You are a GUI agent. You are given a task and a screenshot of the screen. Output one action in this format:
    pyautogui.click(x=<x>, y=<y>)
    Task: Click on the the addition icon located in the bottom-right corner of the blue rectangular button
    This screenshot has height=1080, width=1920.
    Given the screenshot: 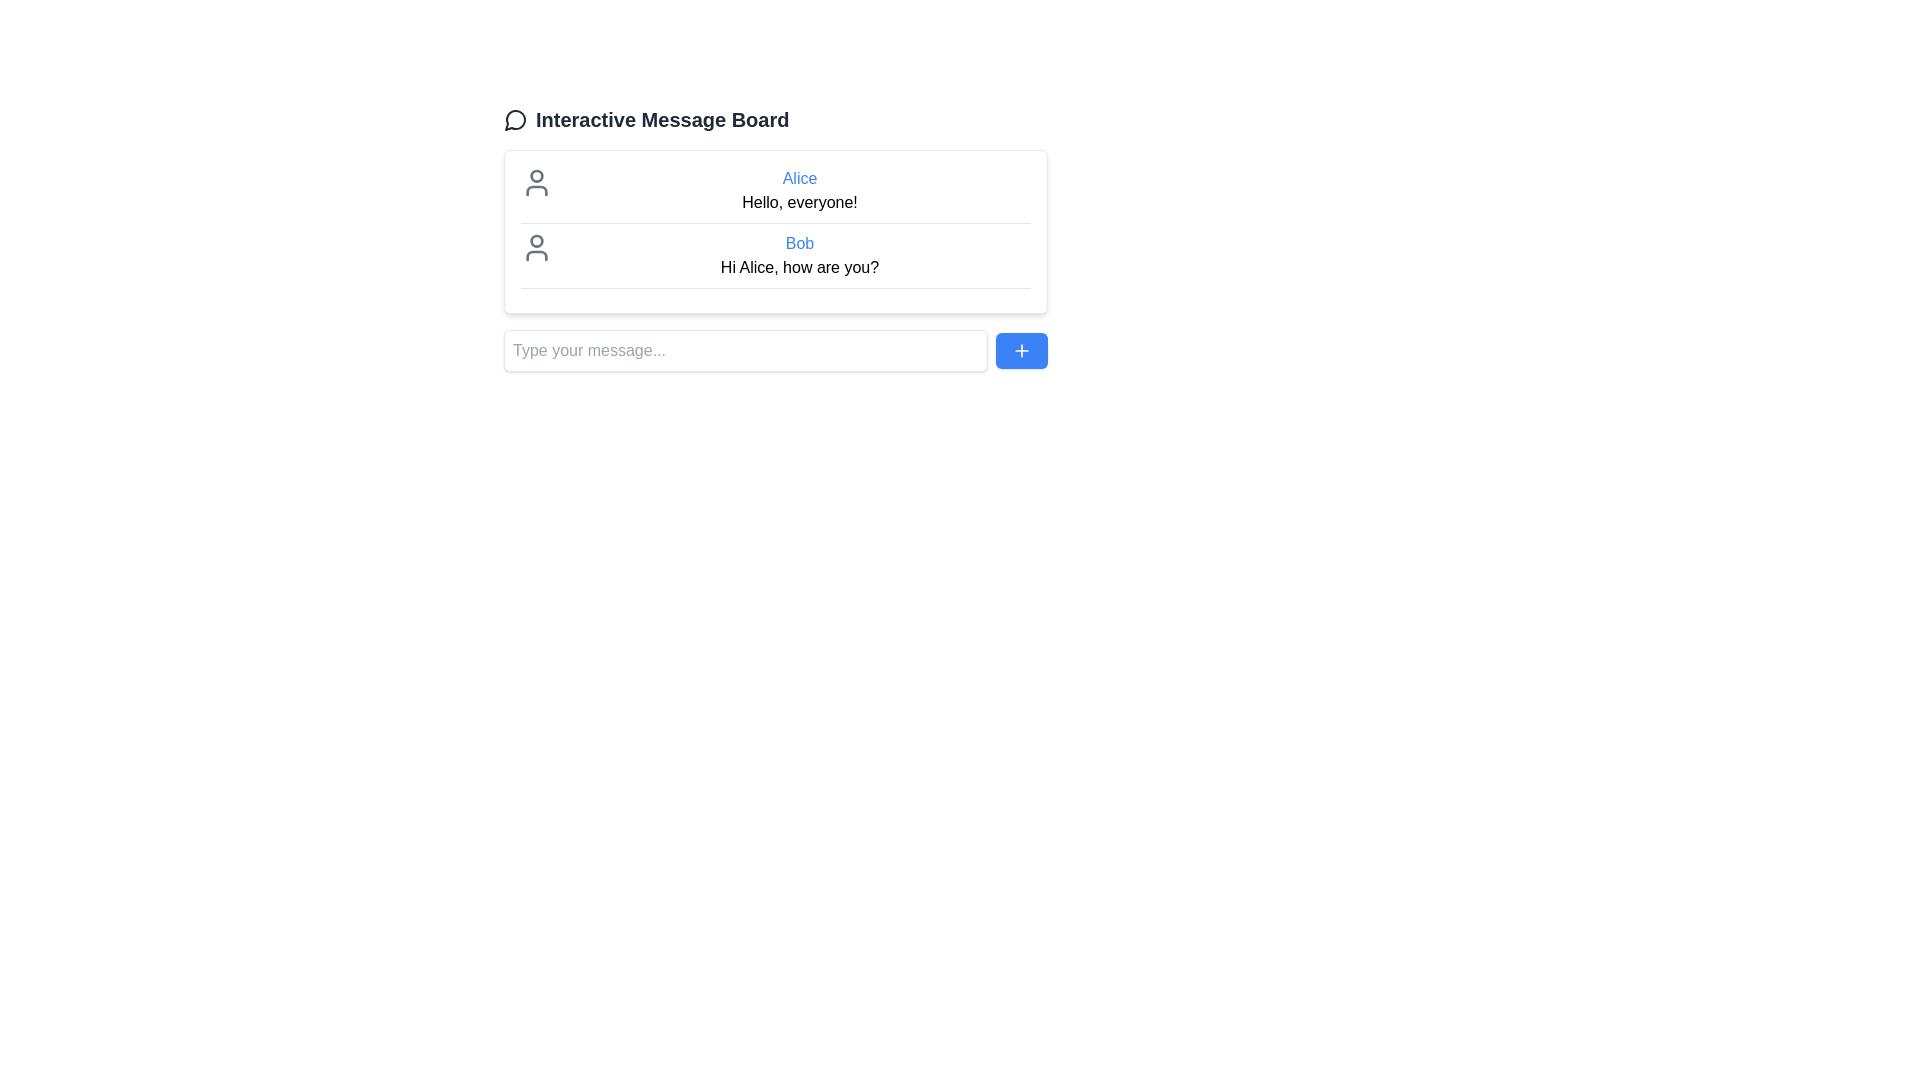 What is the action you would take?
    pyautogui.click(x=1022, y=350)
    